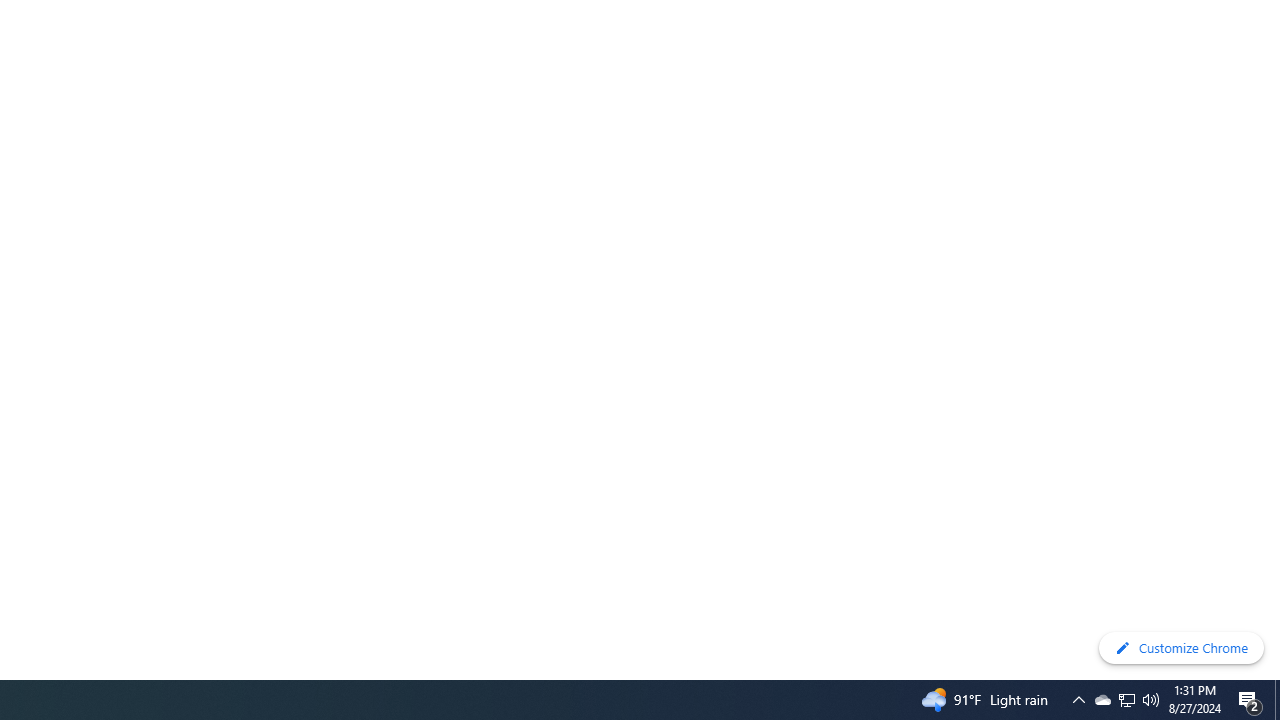 Image resolution: width=1280 pixels, height=720 pixels. What do you see at coordinates (1181, 648) in the screenshot?
I see `'Customize Chrome'` at bounding box center [1181, 648].